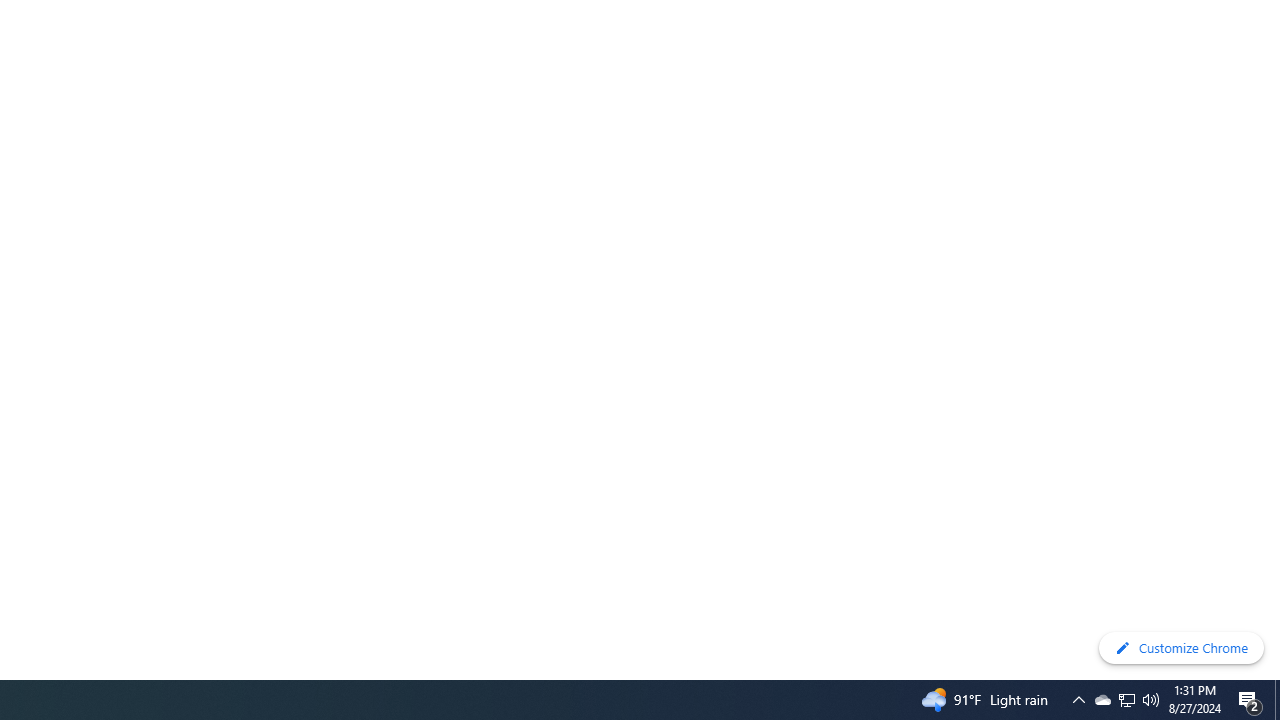 Image resolution: width=1280 pixels, height=720 pixels. What do you see at coordinates (1181, 648) in the screenshot?
I see `'Customize Chrome'` at bounding box center [1181, 648].